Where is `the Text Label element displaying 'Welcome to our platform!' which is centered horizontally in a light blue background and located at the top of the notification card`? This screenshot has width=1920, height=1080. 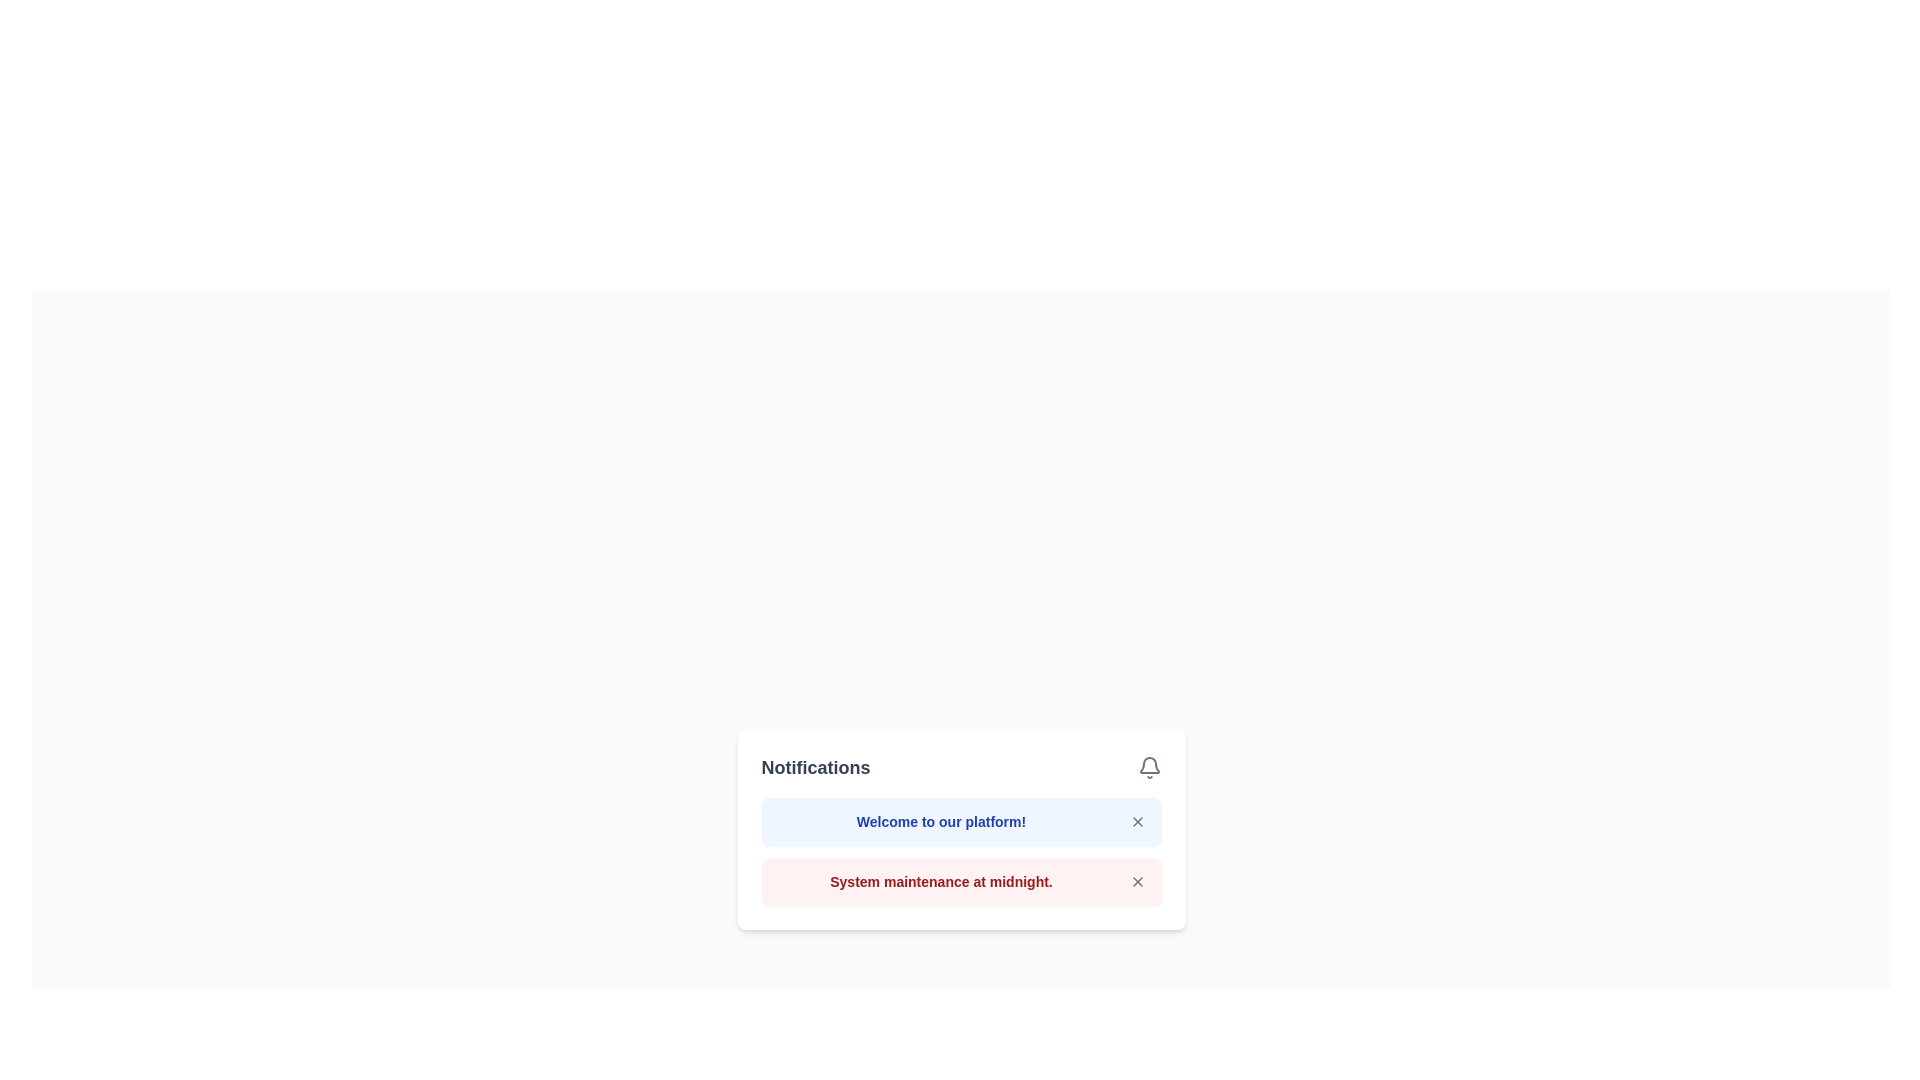 the Text Label element displaying 'Welcome to our platform!' which is centered horizontally in a light blue background and located at the top of the notification card is located at coordinates (940, 821).